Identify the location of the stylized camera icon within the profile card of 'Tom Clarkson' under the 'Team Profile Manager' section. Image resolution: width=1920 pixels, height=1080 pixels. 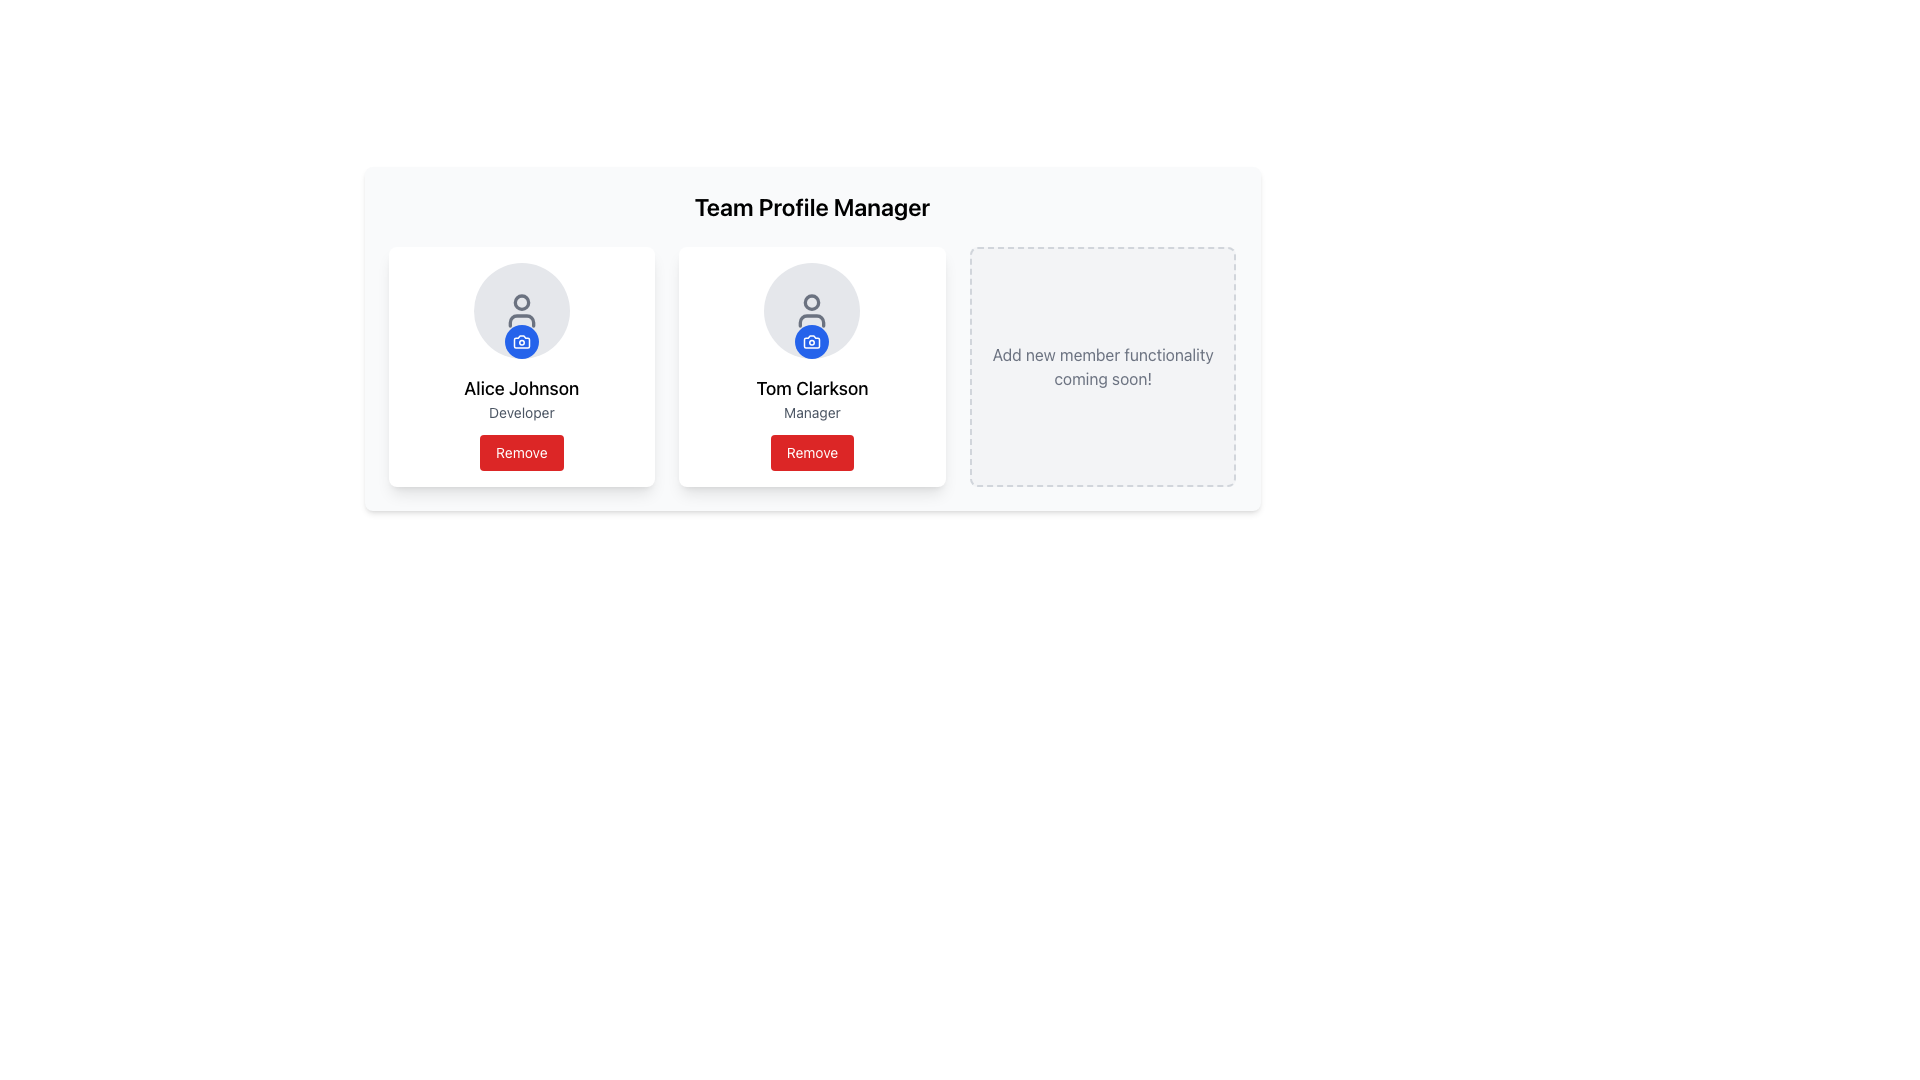
(812, 341).